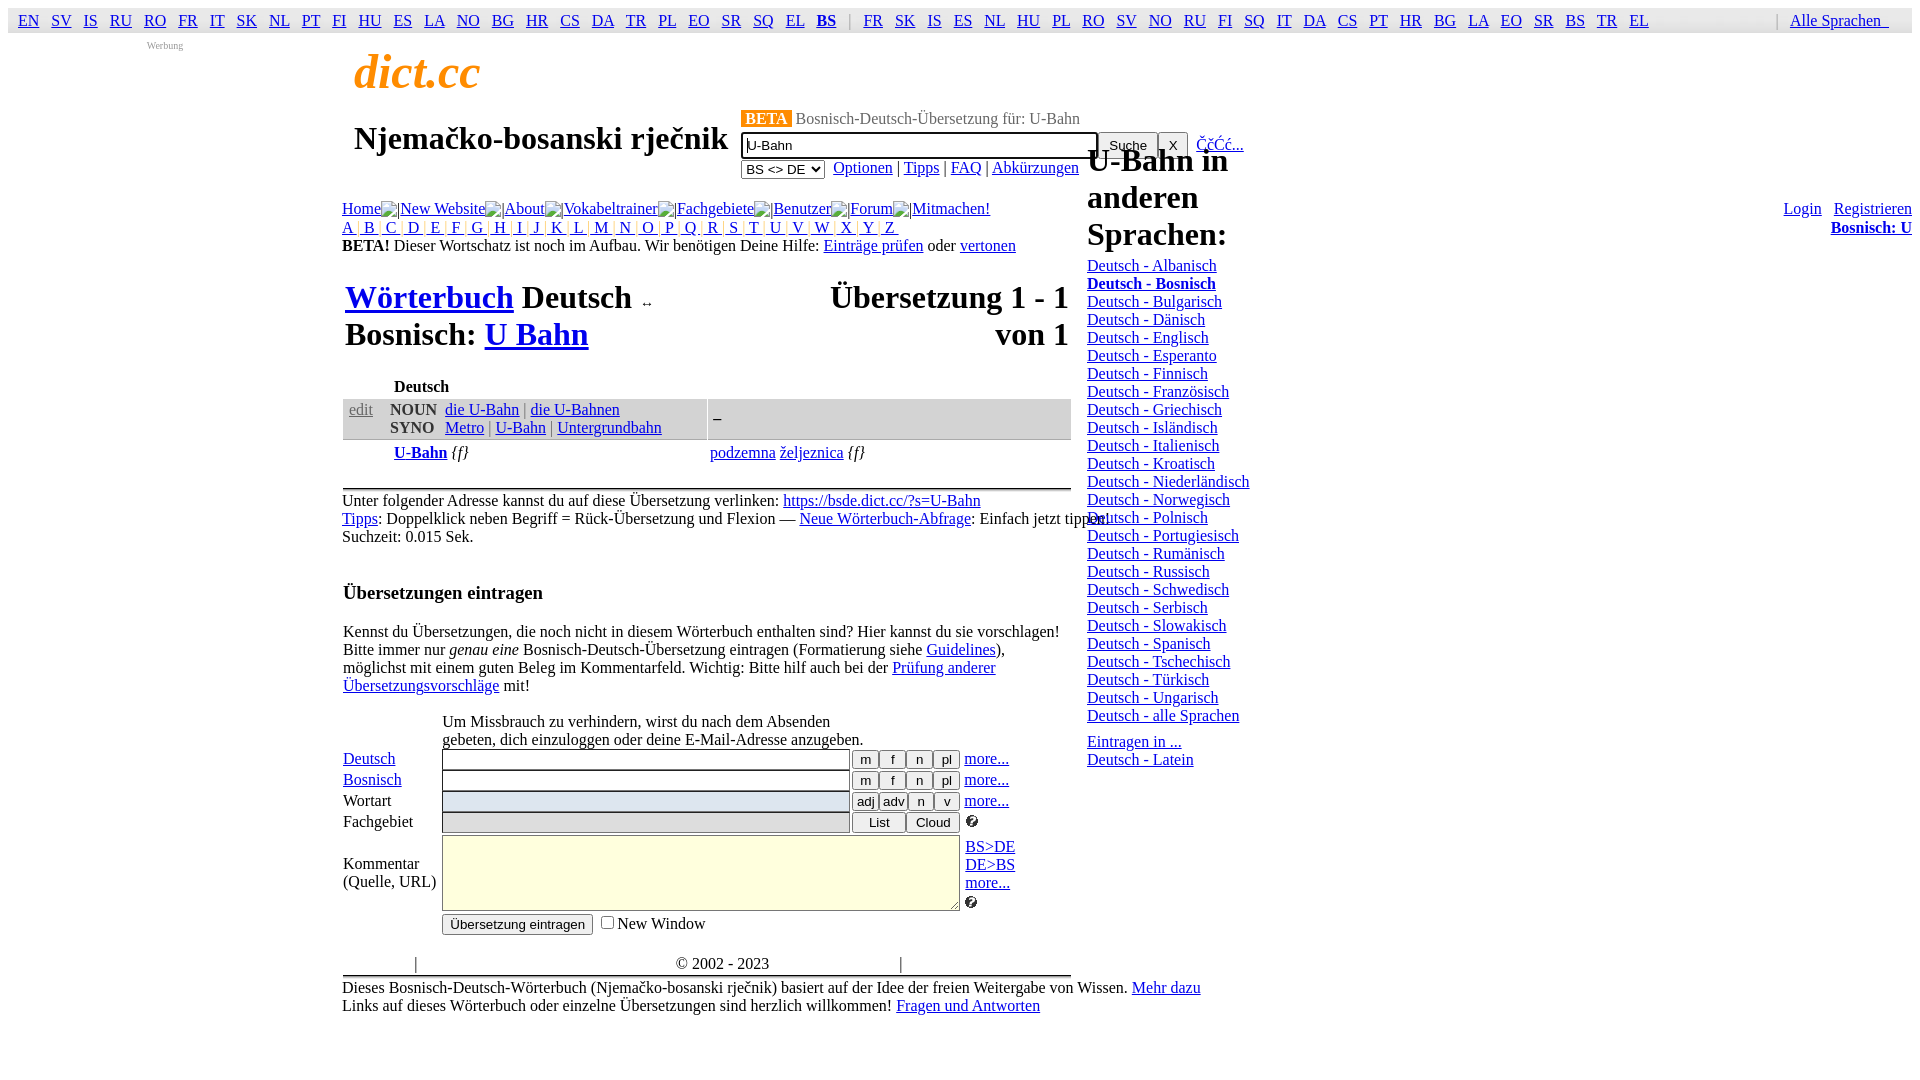  Describe the element at coordinates (524, 208) in the screenshot. I see `'About'` at that location.